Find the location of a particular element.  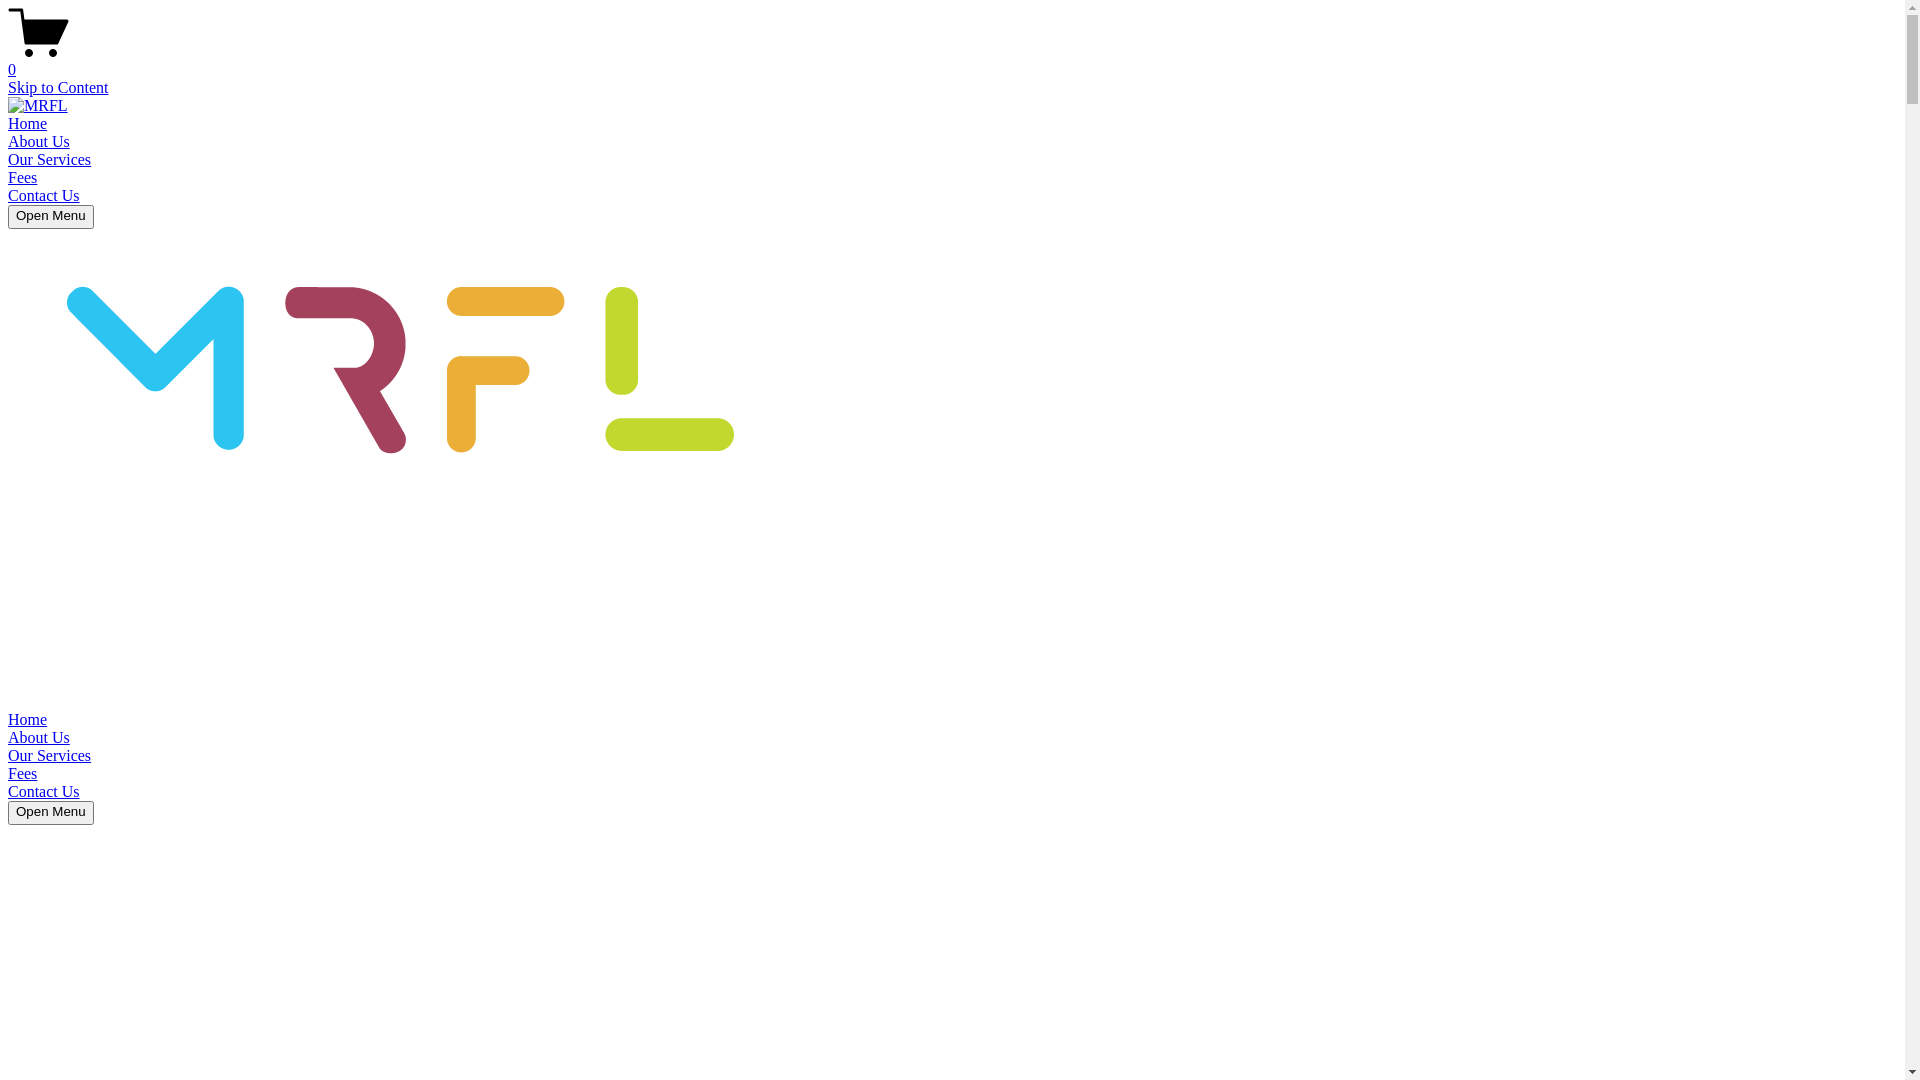

'About Us' is located at coordinates (8, 737).